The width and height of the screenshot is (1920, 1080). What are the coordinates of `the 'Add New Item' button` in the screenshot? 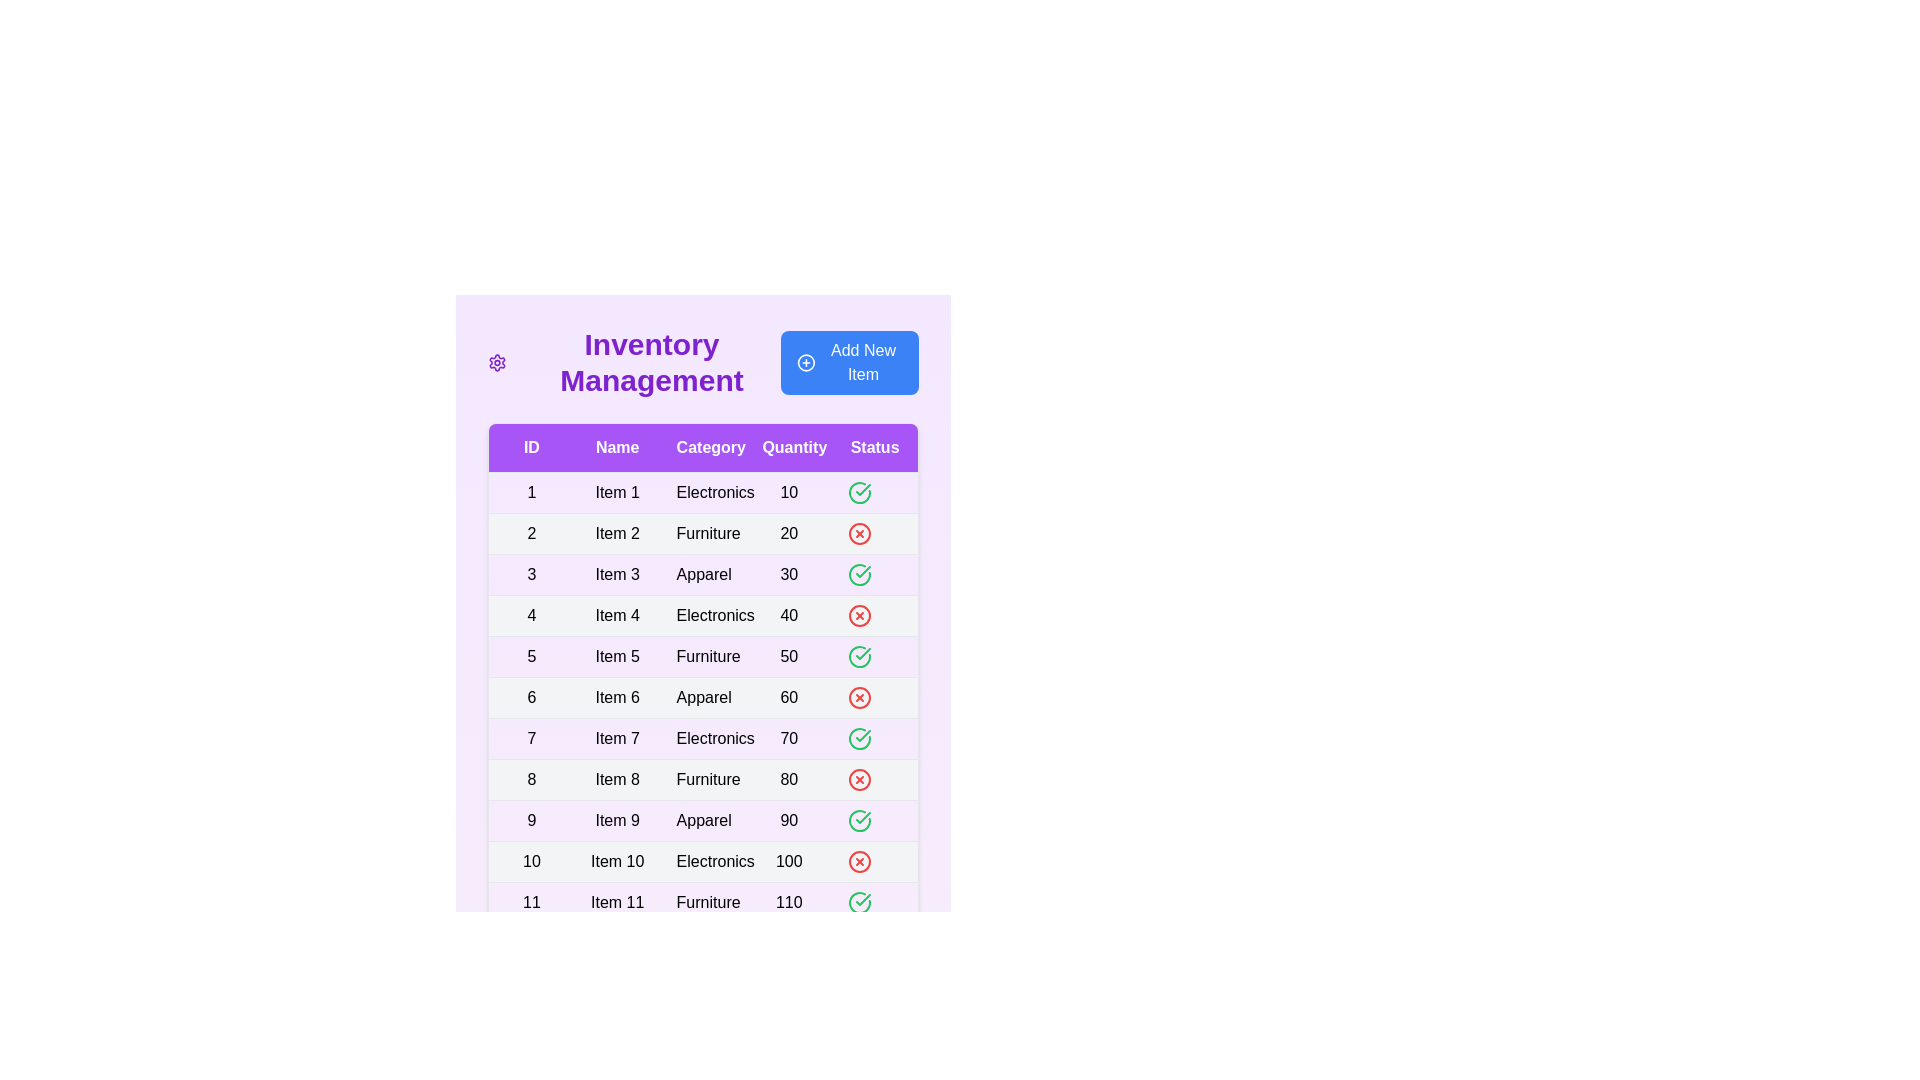 It's located at (849, 362).